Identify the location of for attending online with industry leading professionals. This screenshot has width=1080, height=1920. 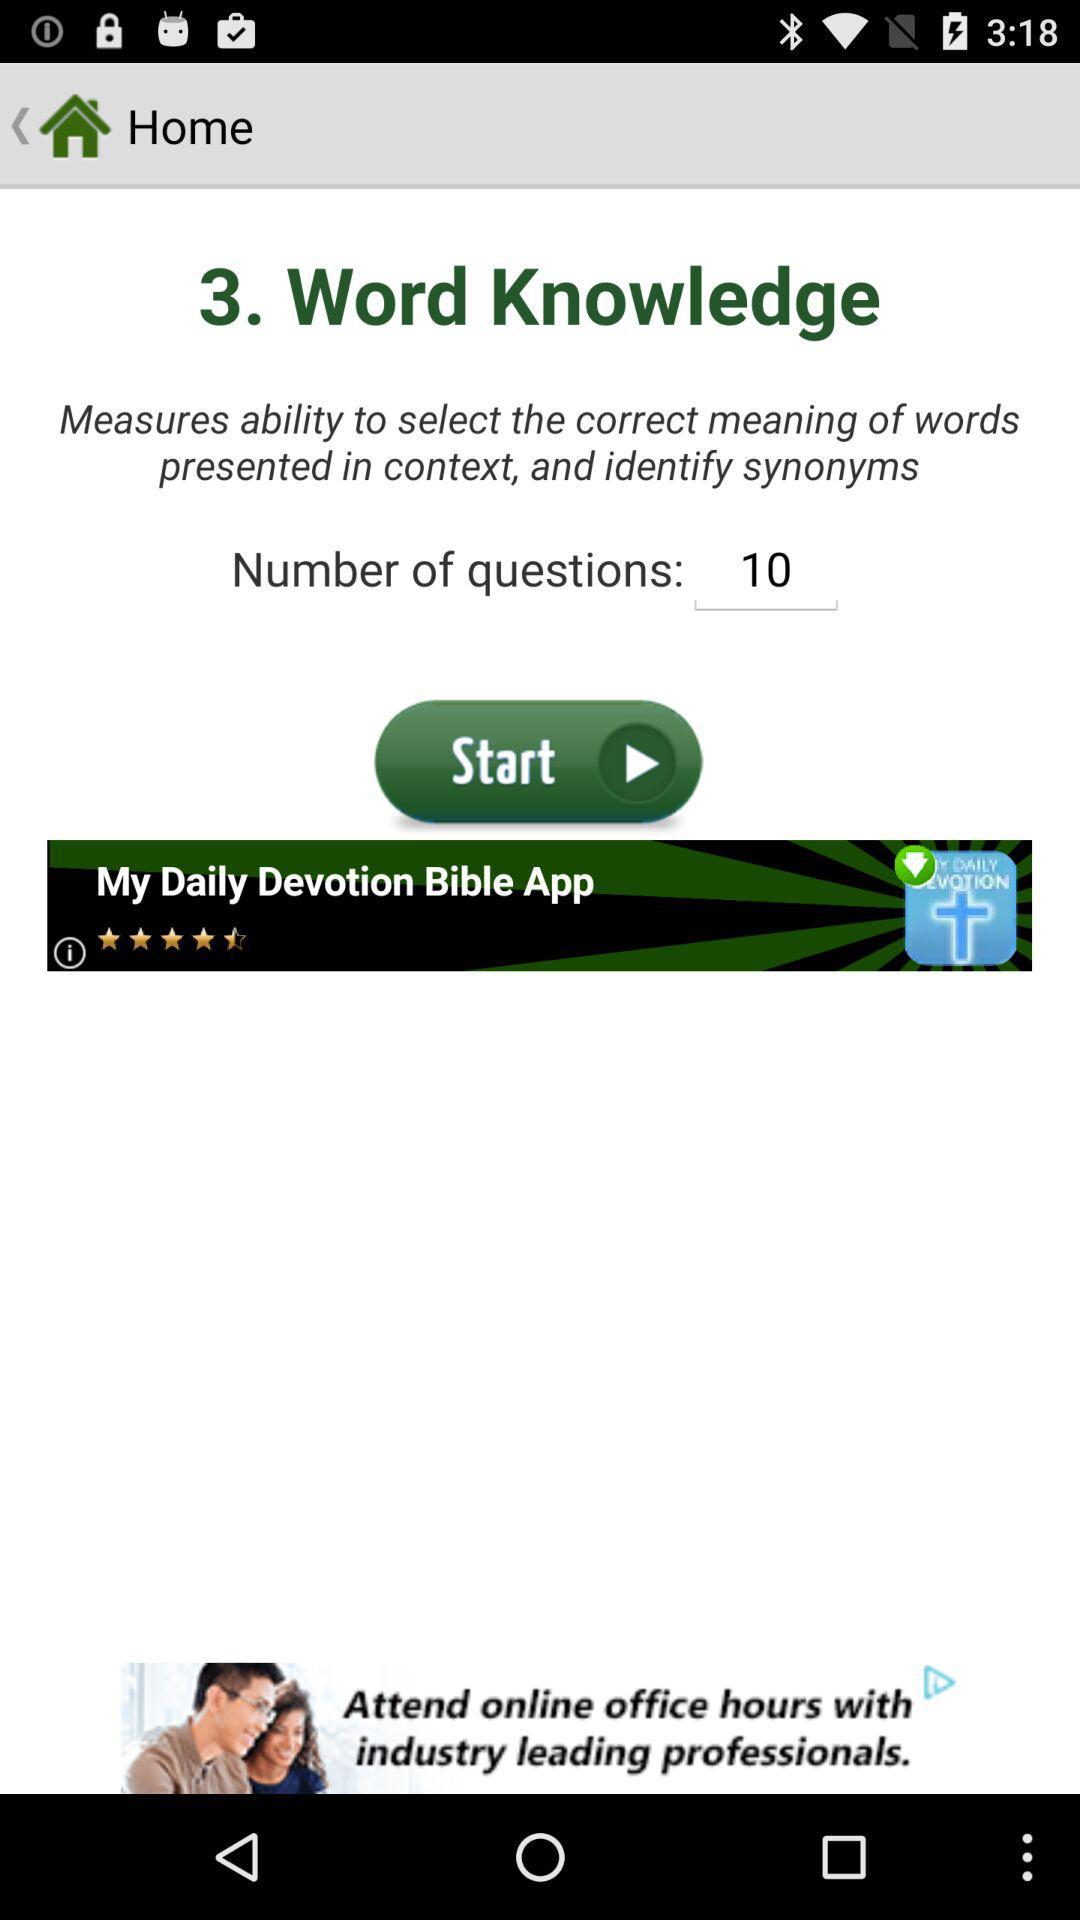
(540, 1727).